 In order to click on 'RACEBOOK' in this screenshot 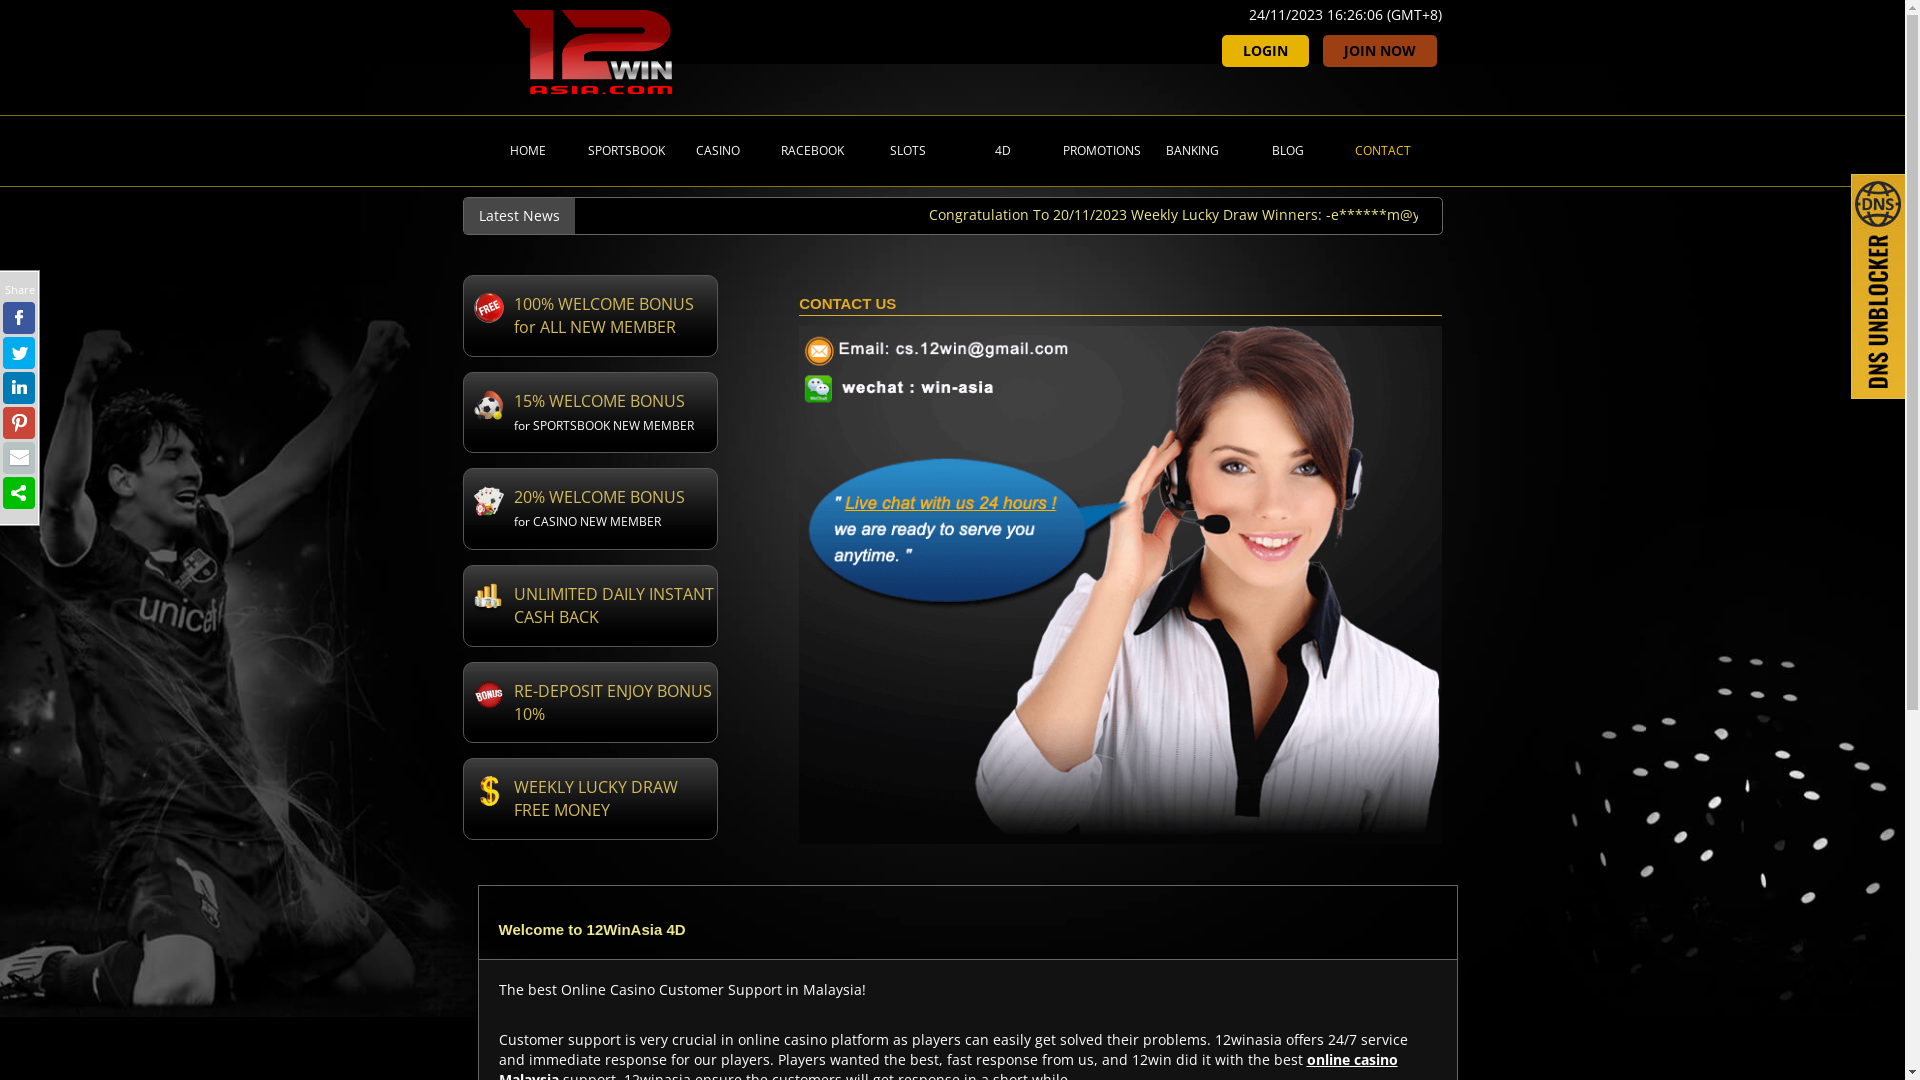, I will do `click(809, 149)`.